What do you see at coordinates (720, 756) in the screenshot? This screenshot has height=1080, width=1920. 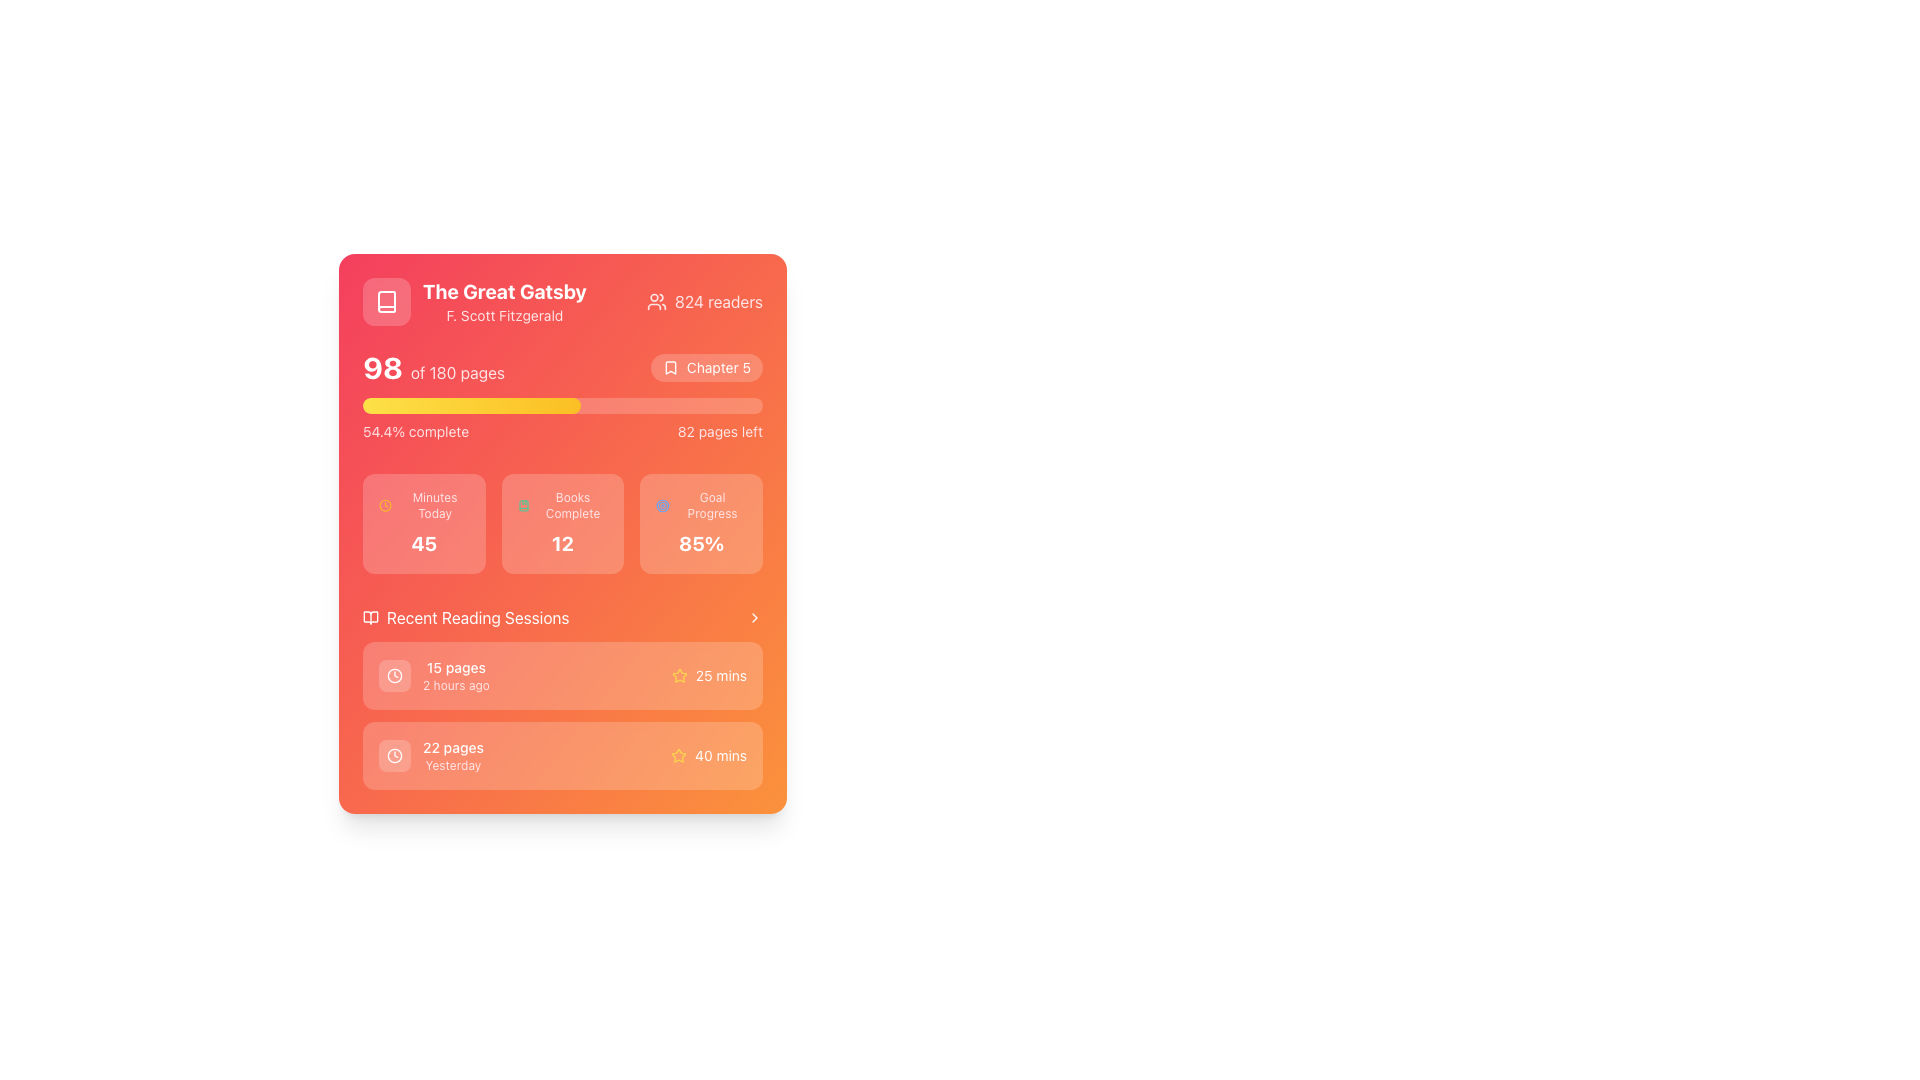 I see `text element displaying '40 mins' in small white text on an orange background, located towards the bottom-right corner of the recent reading session section` at bounding box center [720, 756].